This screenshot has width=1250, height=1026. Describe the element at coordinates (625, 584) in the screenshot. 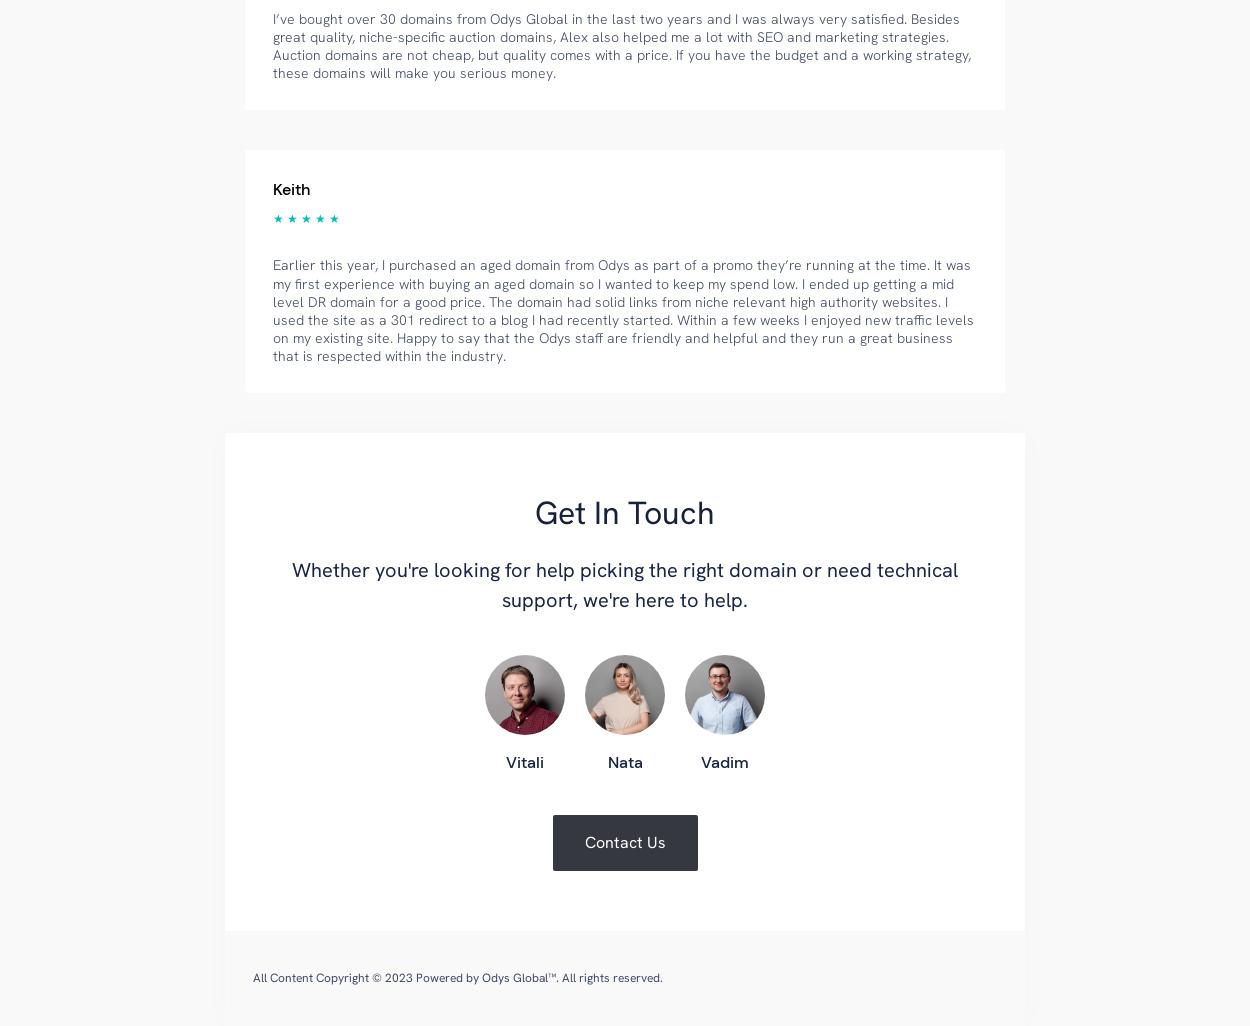

I see `'Whether you're looking for help picking the right domain or need technical support, we're here to help.'` at that location.